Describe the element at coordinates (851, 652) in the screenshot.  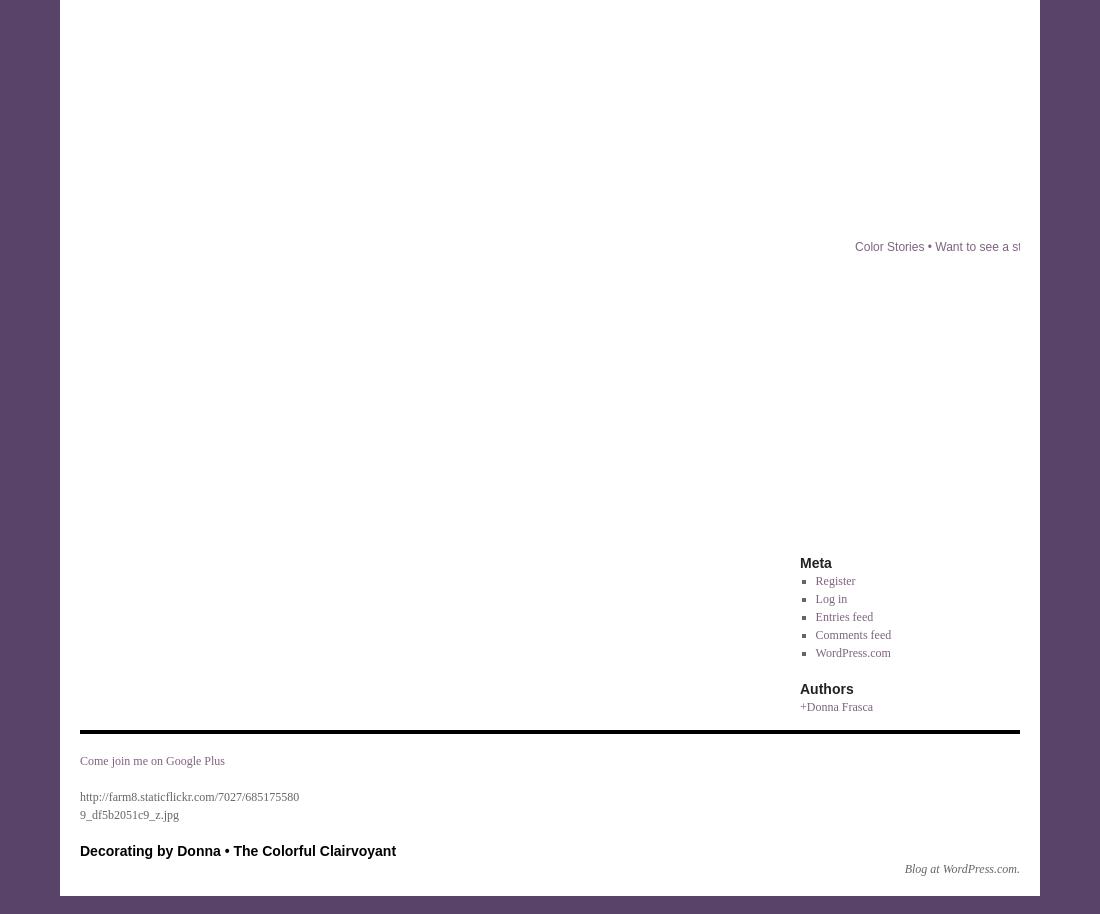
I see `'WordPress.com'` at that location.